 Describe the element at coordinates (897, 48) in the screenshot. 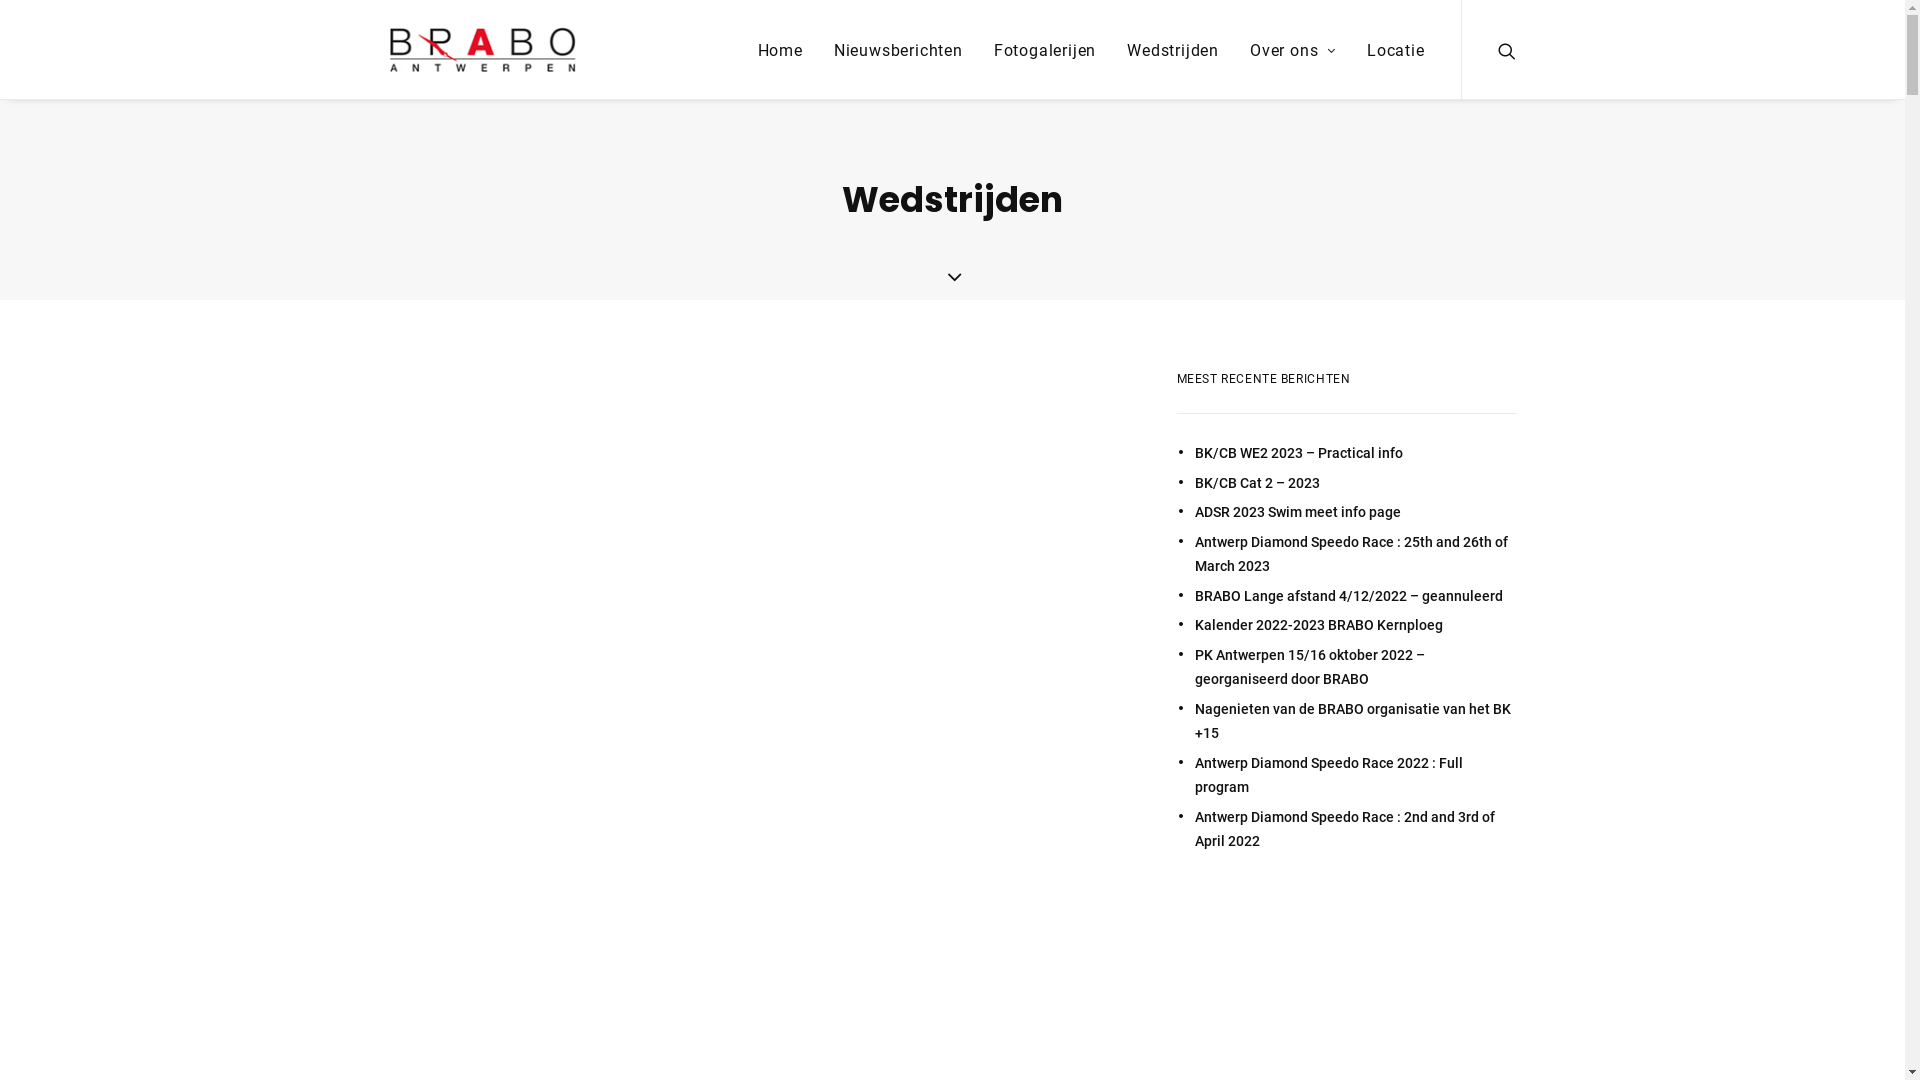

I see `'Nieuwsberichten'` at that location.